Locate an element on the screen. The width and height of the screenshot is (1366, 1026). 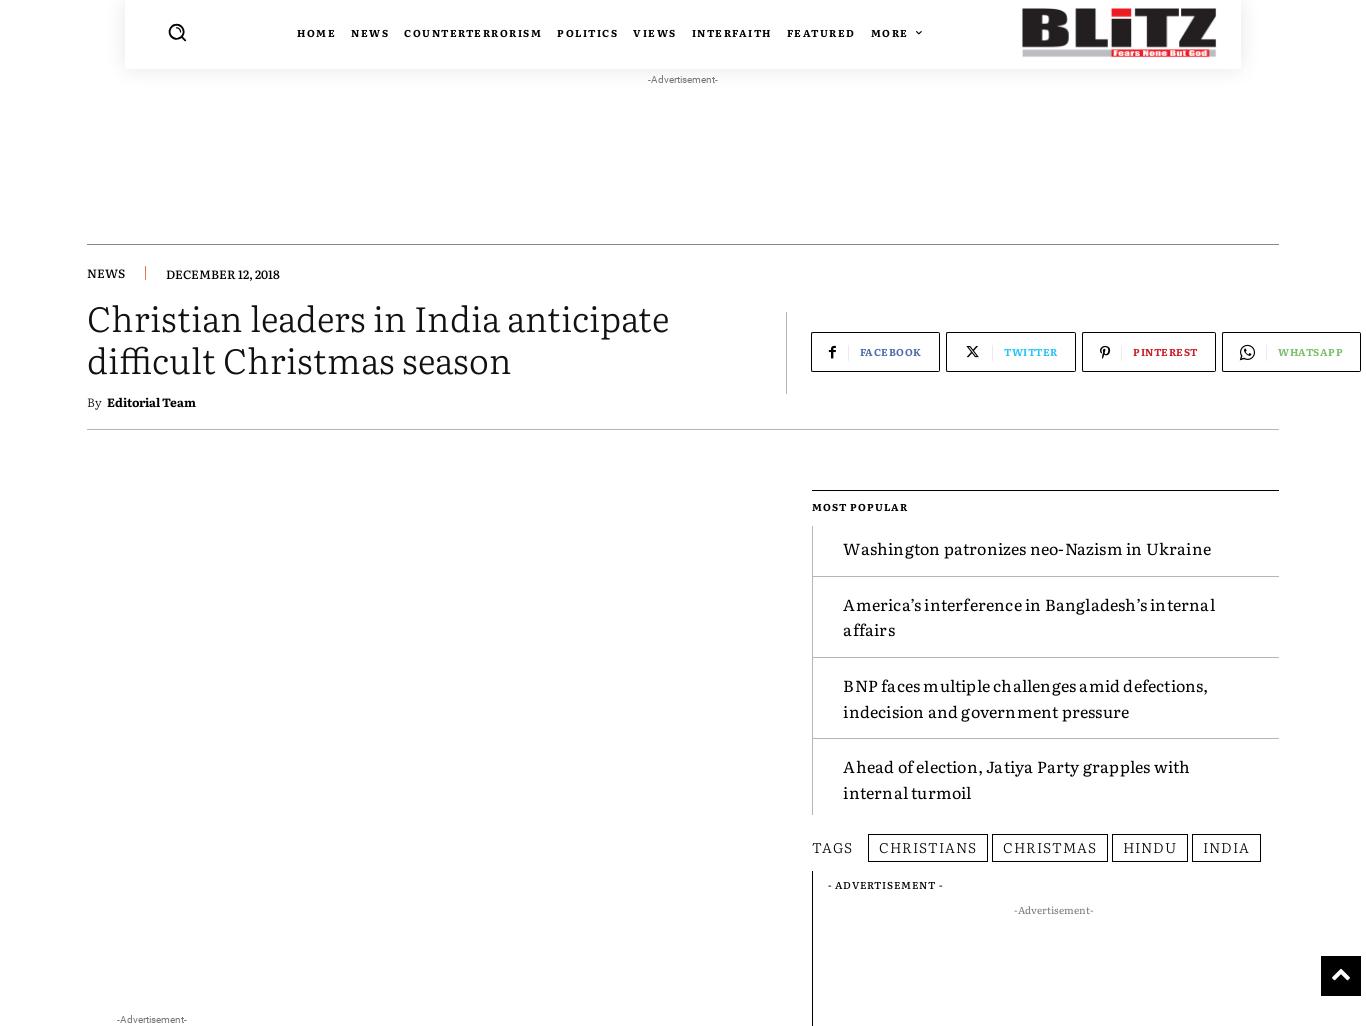
'Christians' is located at coordinates (928, 846).